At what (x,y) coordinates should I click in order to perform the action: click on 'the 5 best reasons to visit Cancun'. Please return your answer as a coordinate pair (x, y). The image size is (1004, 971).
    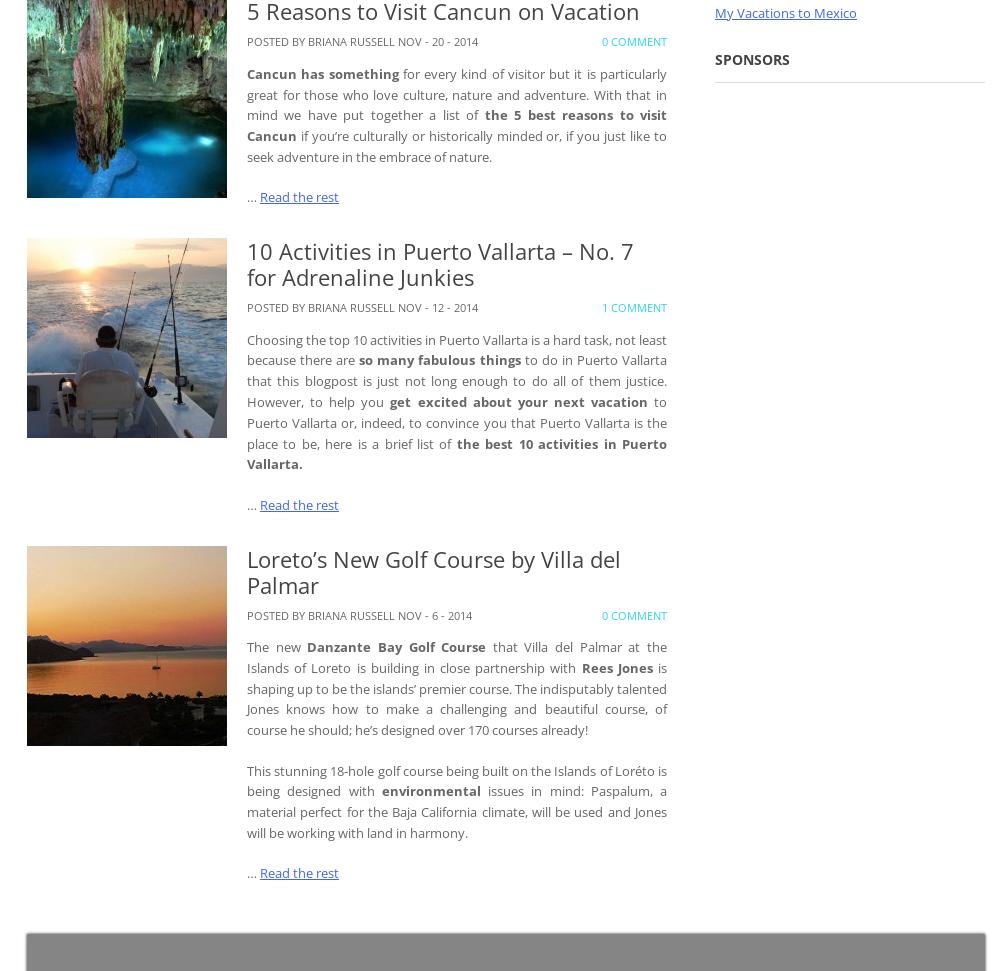
    Looking at the image, I should click on (456, 125).